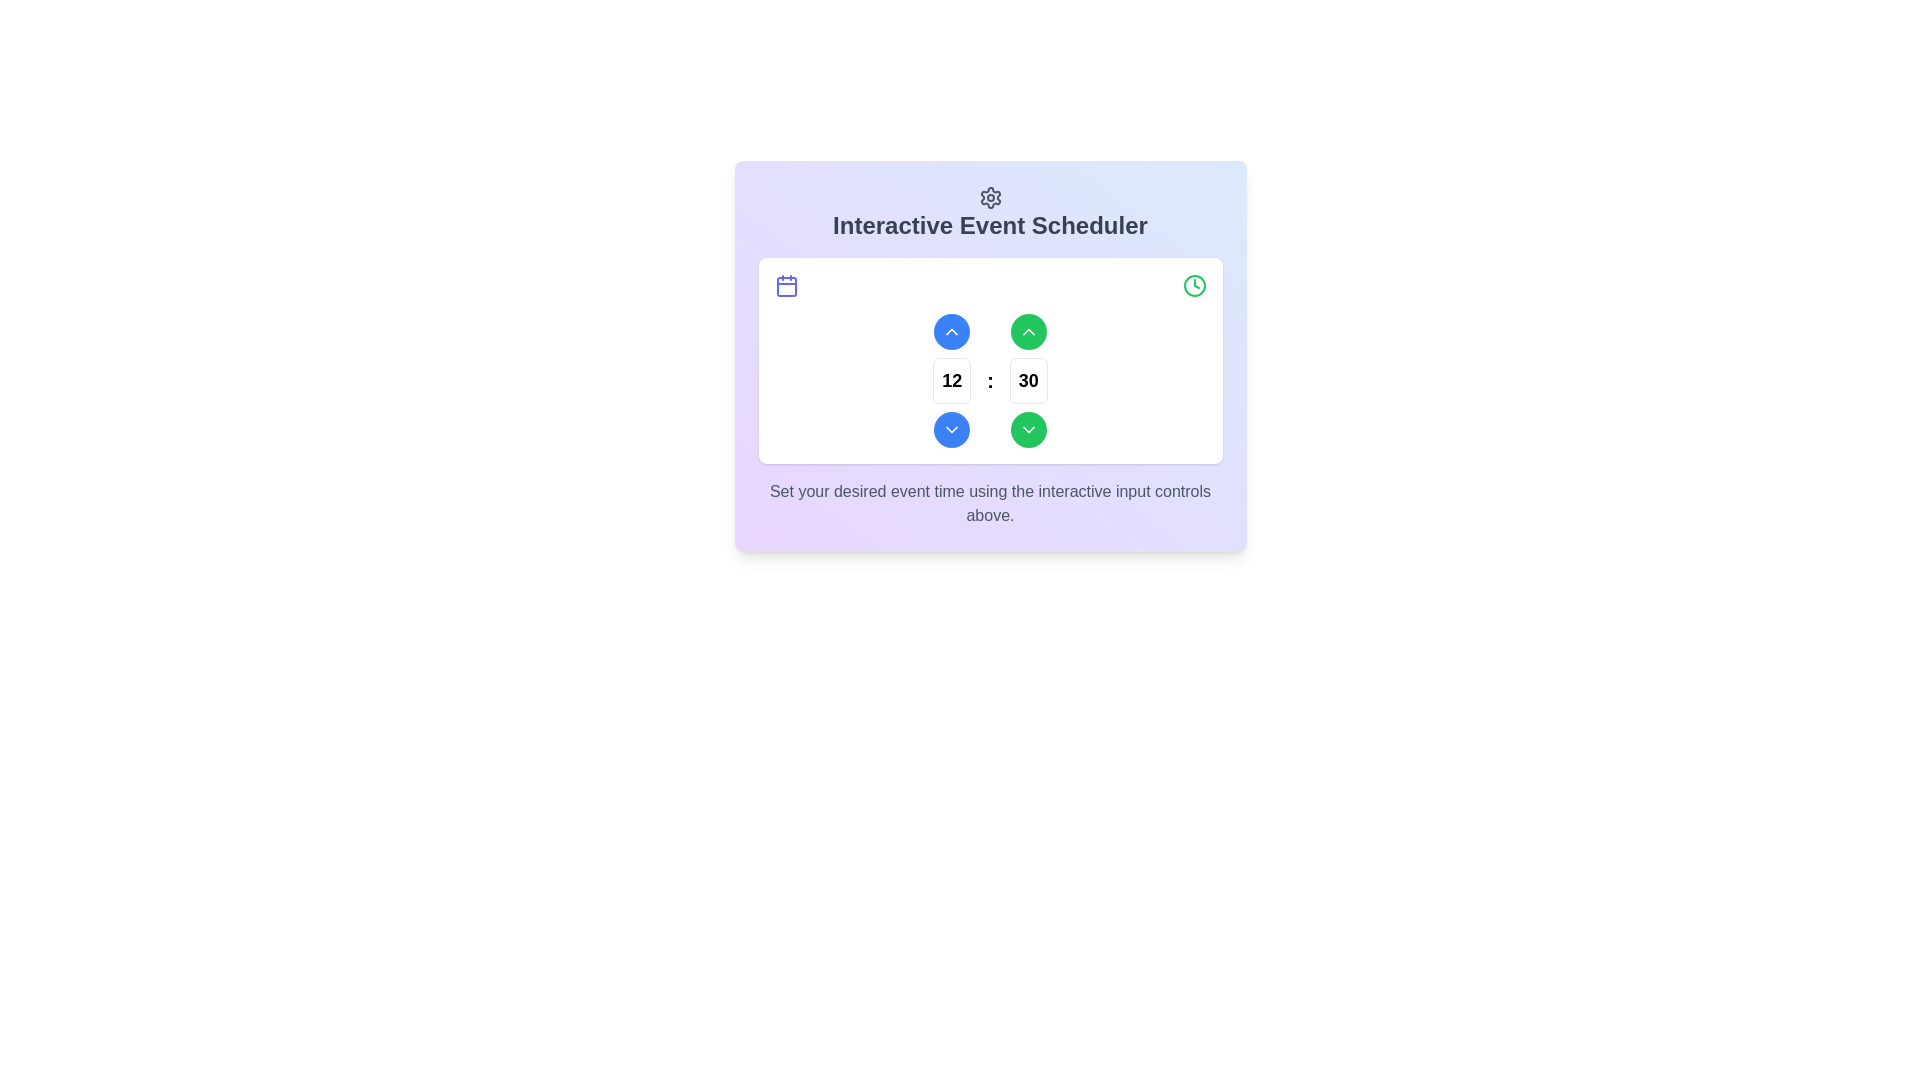 This screenshot has height=1080, width=1920. I want to click on central rectangular UI element within the calendar icon for debugging purposes, so click(785, 286).